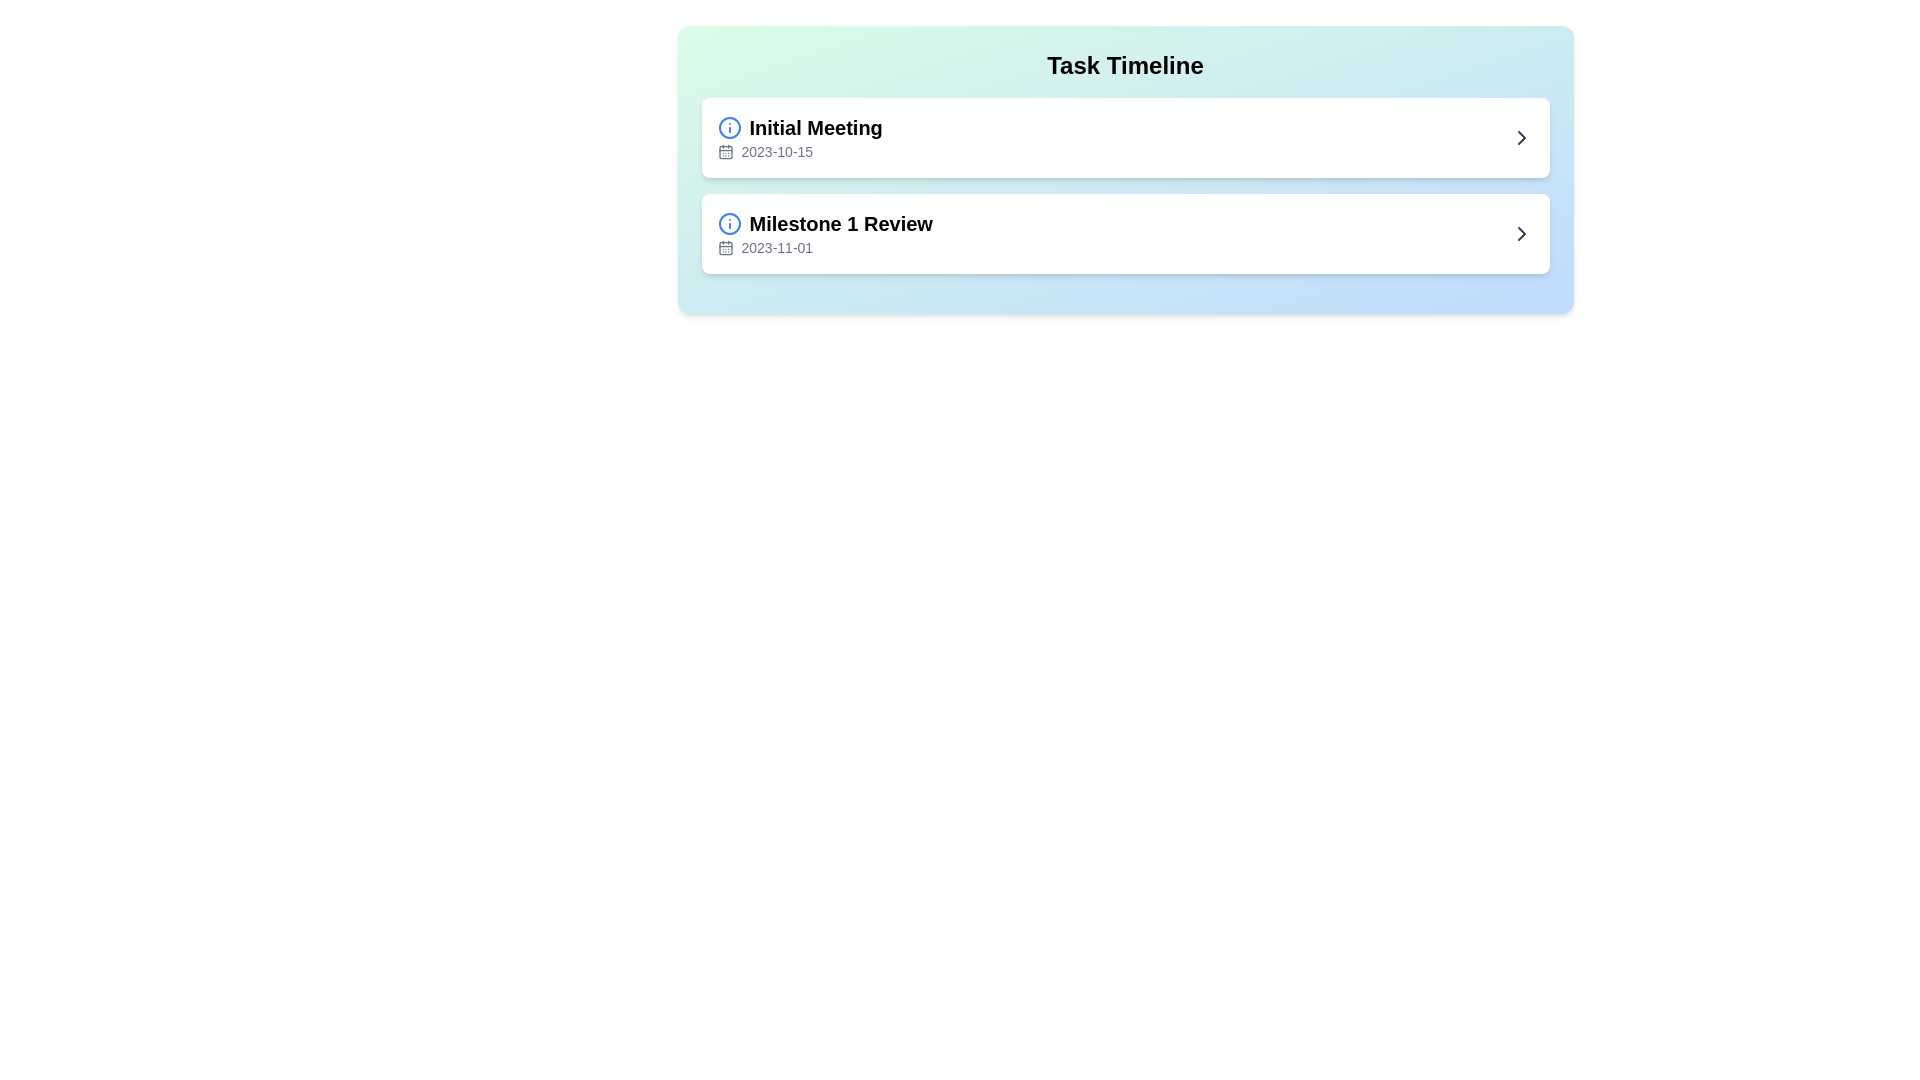 The width and height of the screenshot is (1920, 1080). Describe the element at coordinates (1520, 233) in the screenshot. I see `the right-facing chevron icon styled in dark gray that changes to blue when hovered over, located in the rightmost position of the second row containing 'Milestone 1 Review'` at that location.